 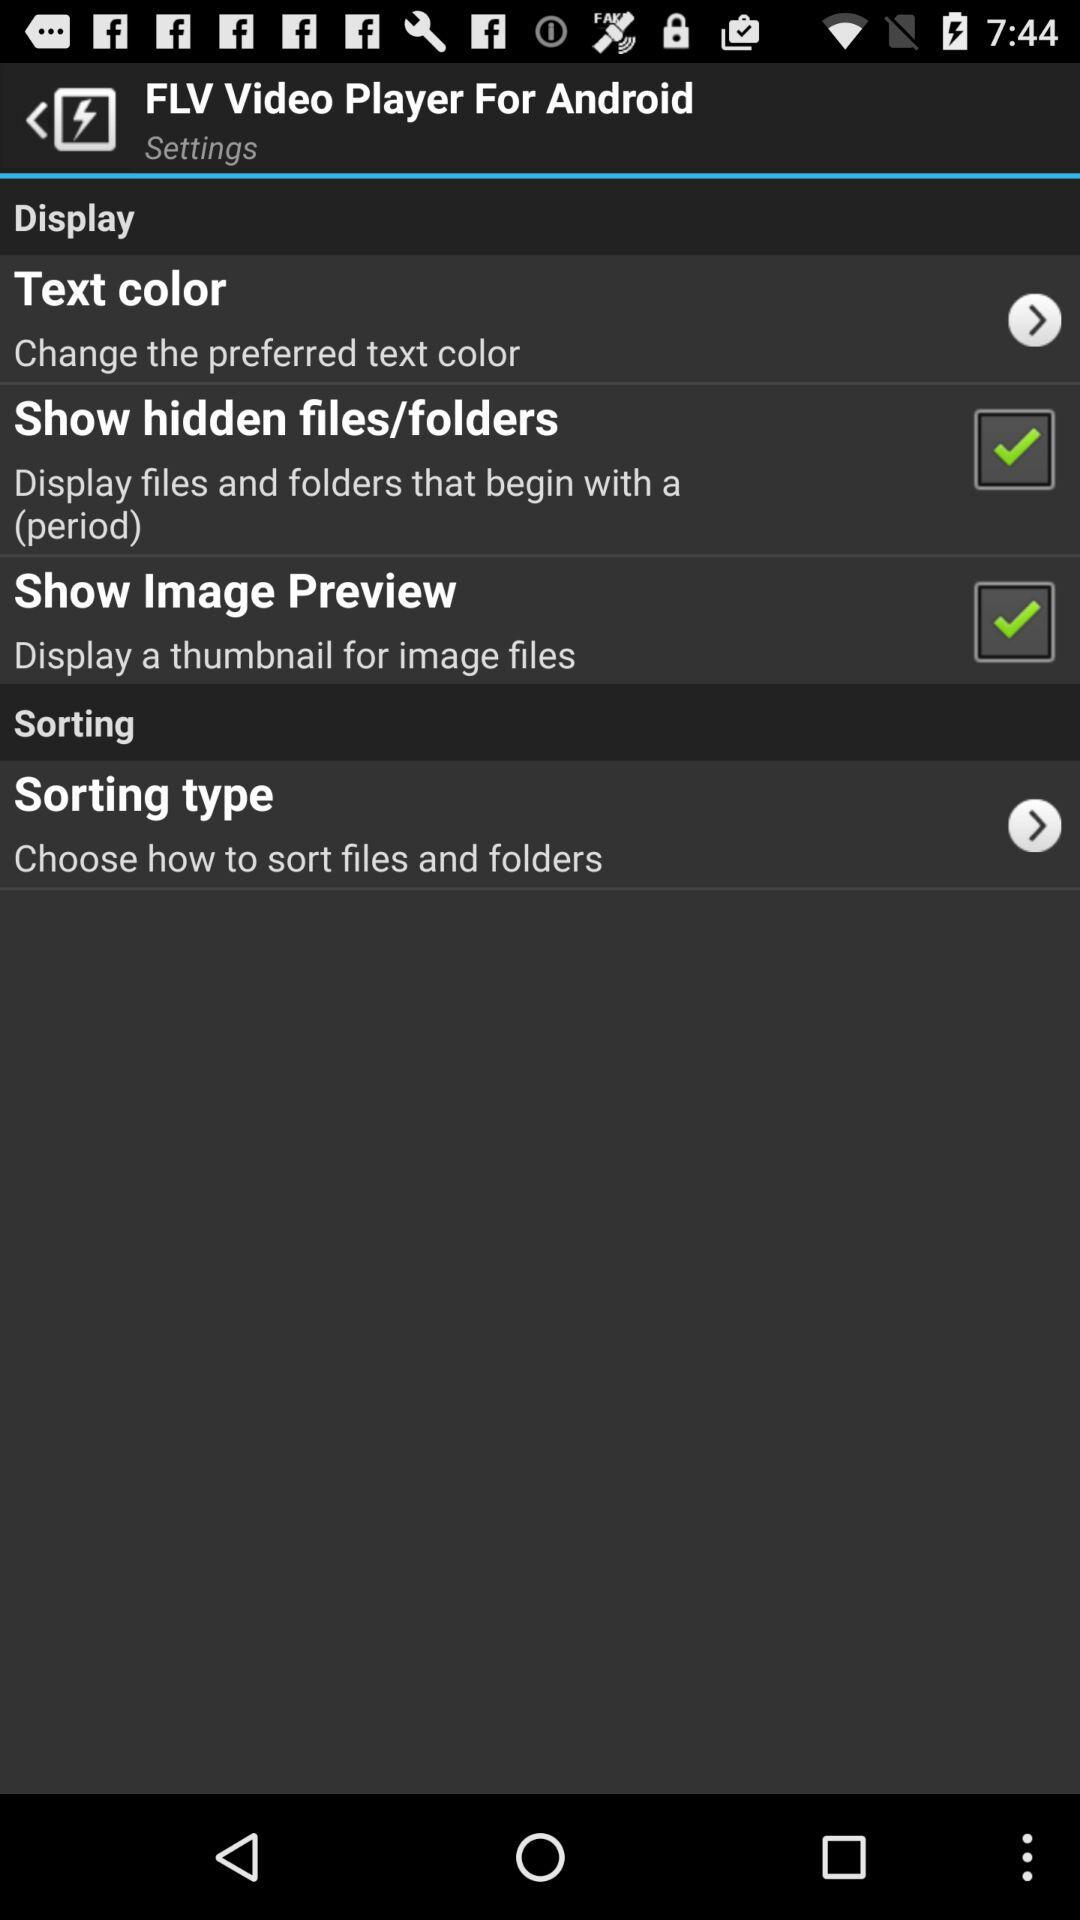 What do you see at coordinates (64, 116) in the screenshot?
I see `item next to flv video player` at bounding box center [64, 116].